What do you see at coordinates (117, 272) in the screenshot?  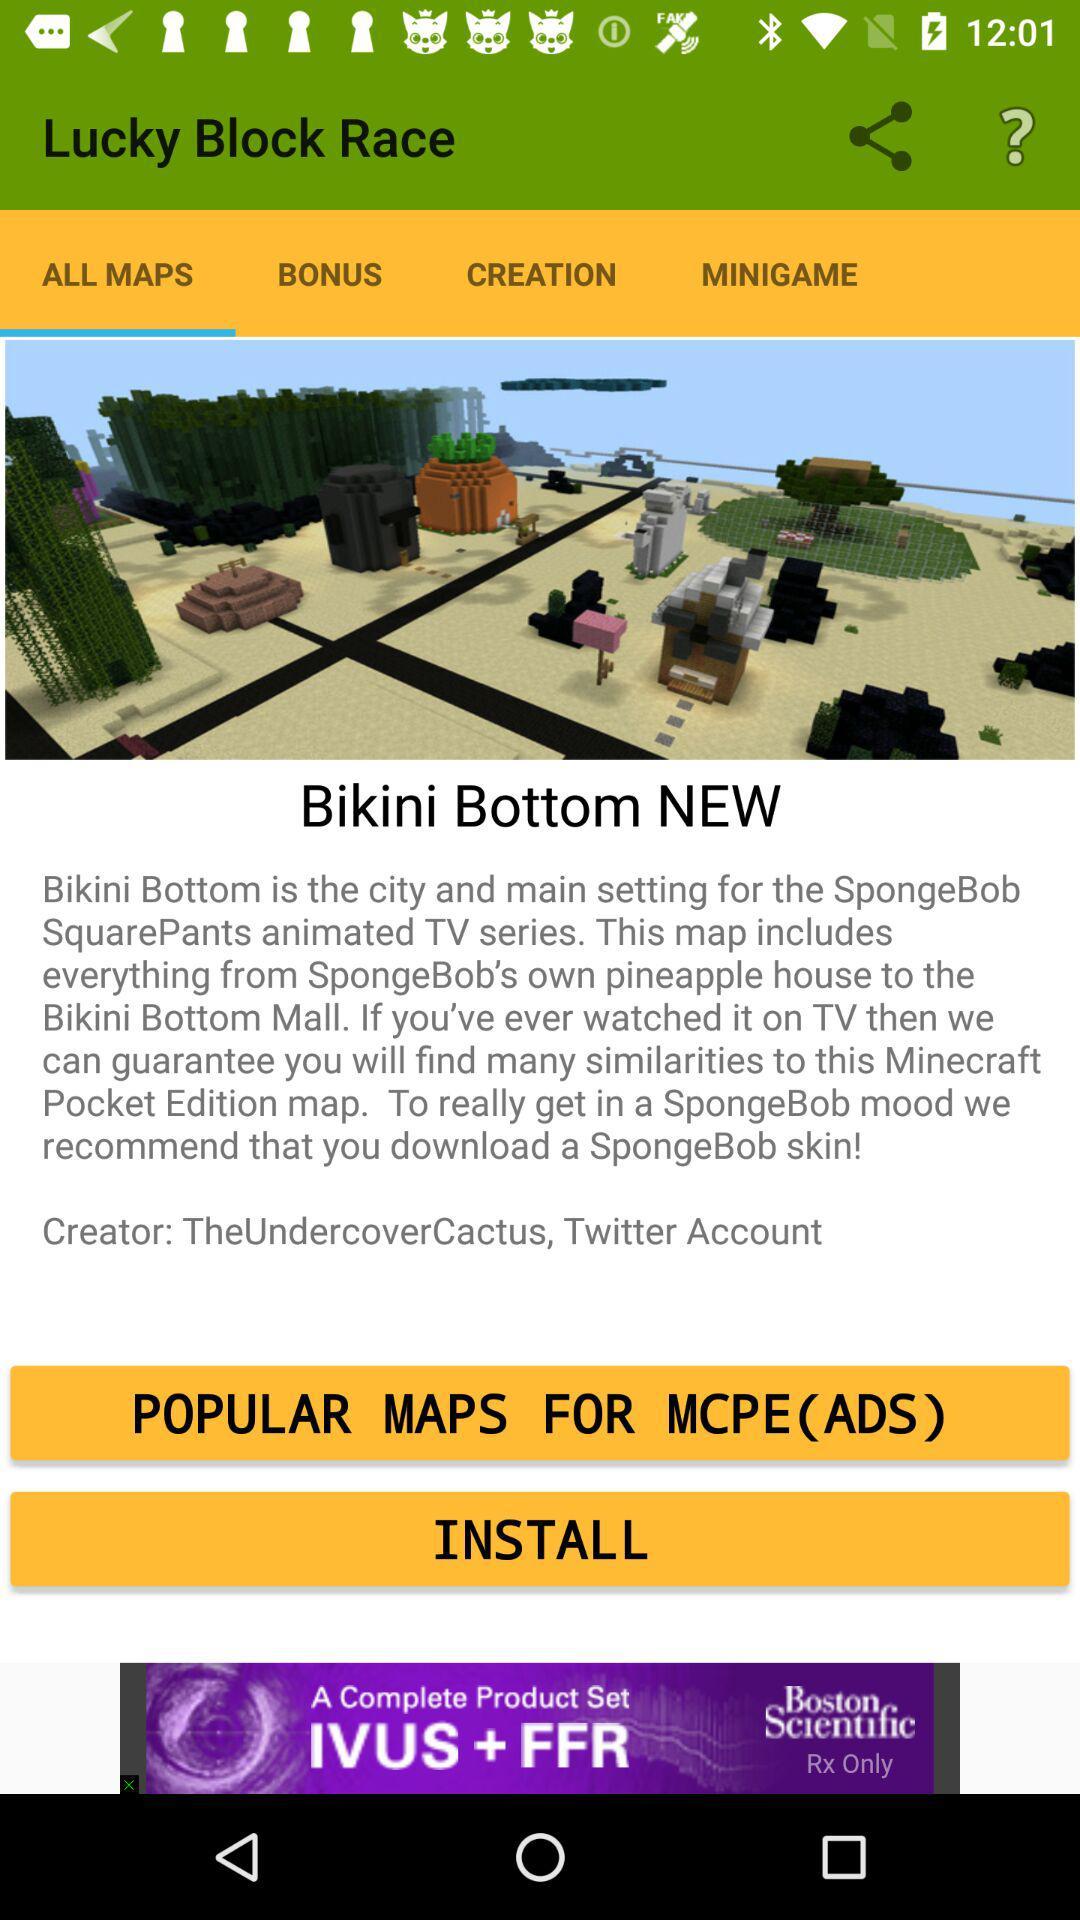 I see `icon below the lucky block race item` at bounding box center [117, 272].